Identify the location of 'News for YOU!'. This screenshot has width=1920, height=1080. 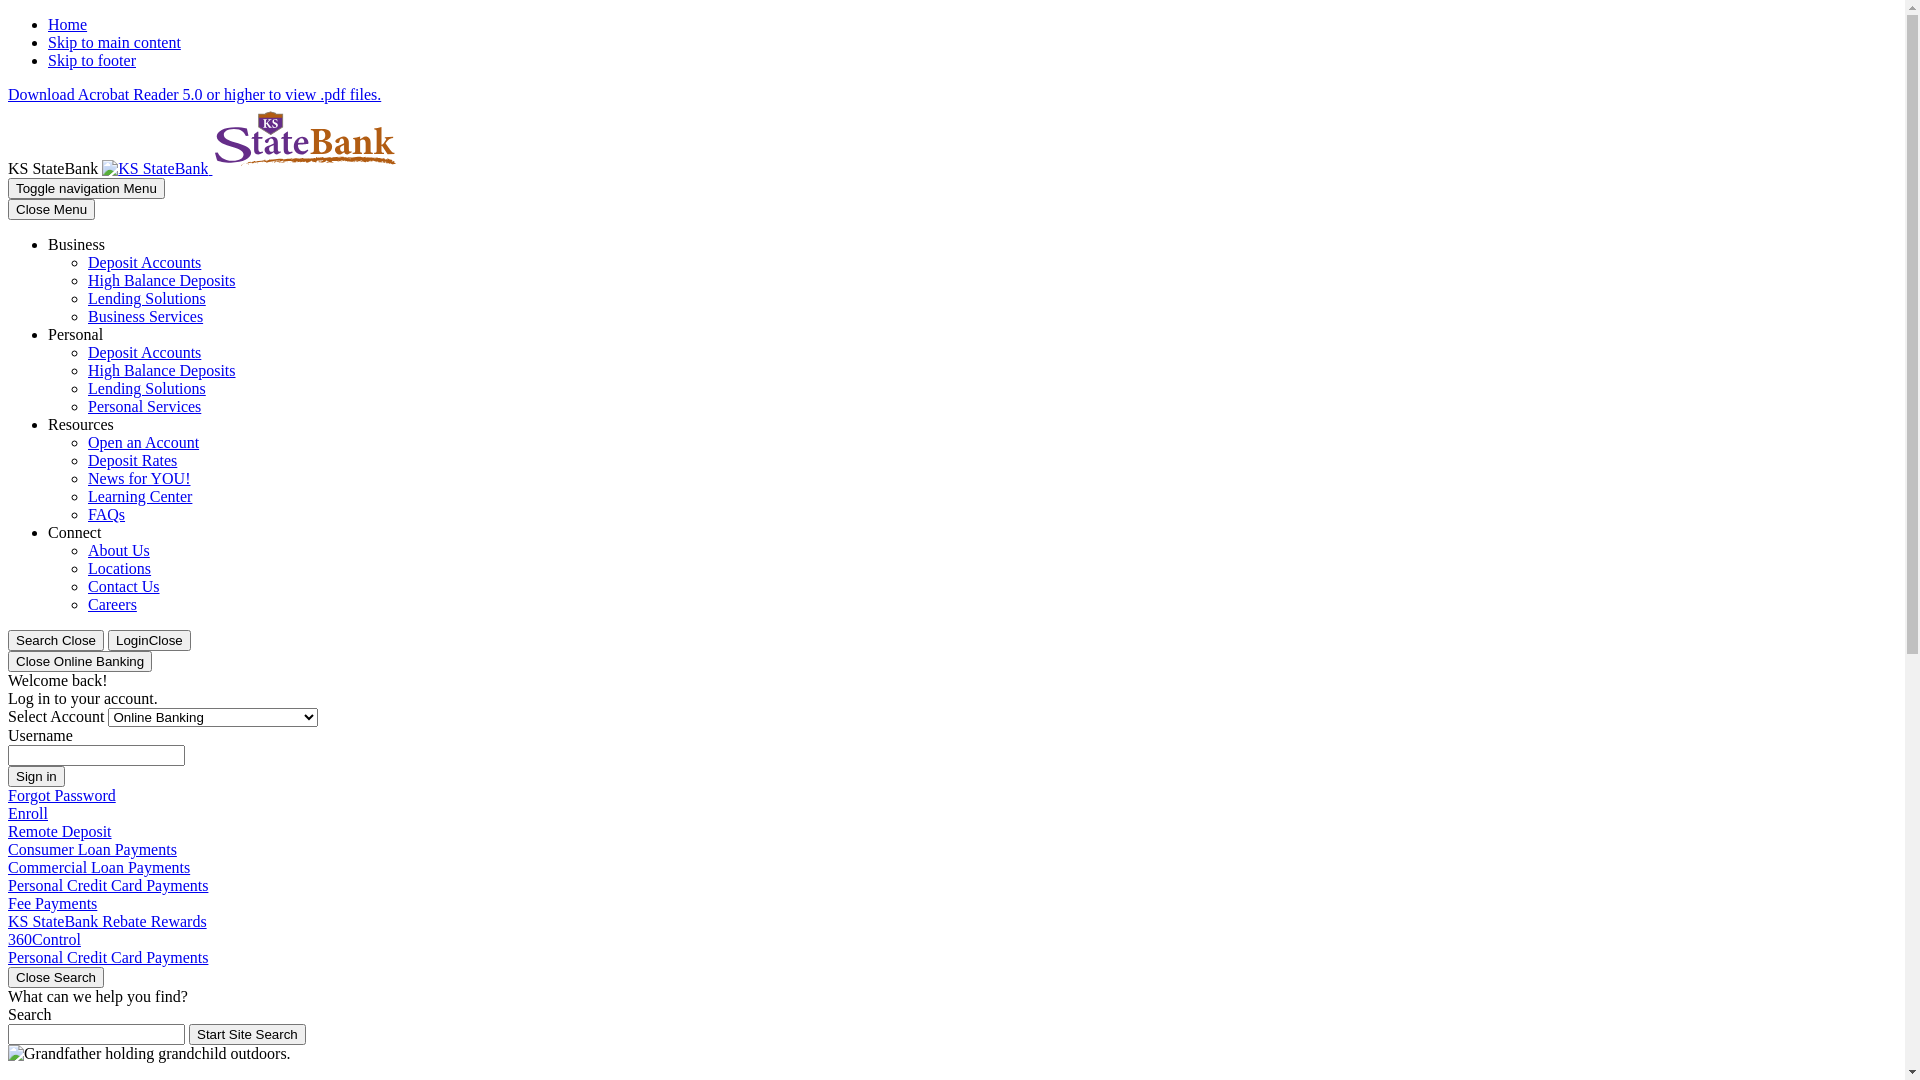
(86, 478).